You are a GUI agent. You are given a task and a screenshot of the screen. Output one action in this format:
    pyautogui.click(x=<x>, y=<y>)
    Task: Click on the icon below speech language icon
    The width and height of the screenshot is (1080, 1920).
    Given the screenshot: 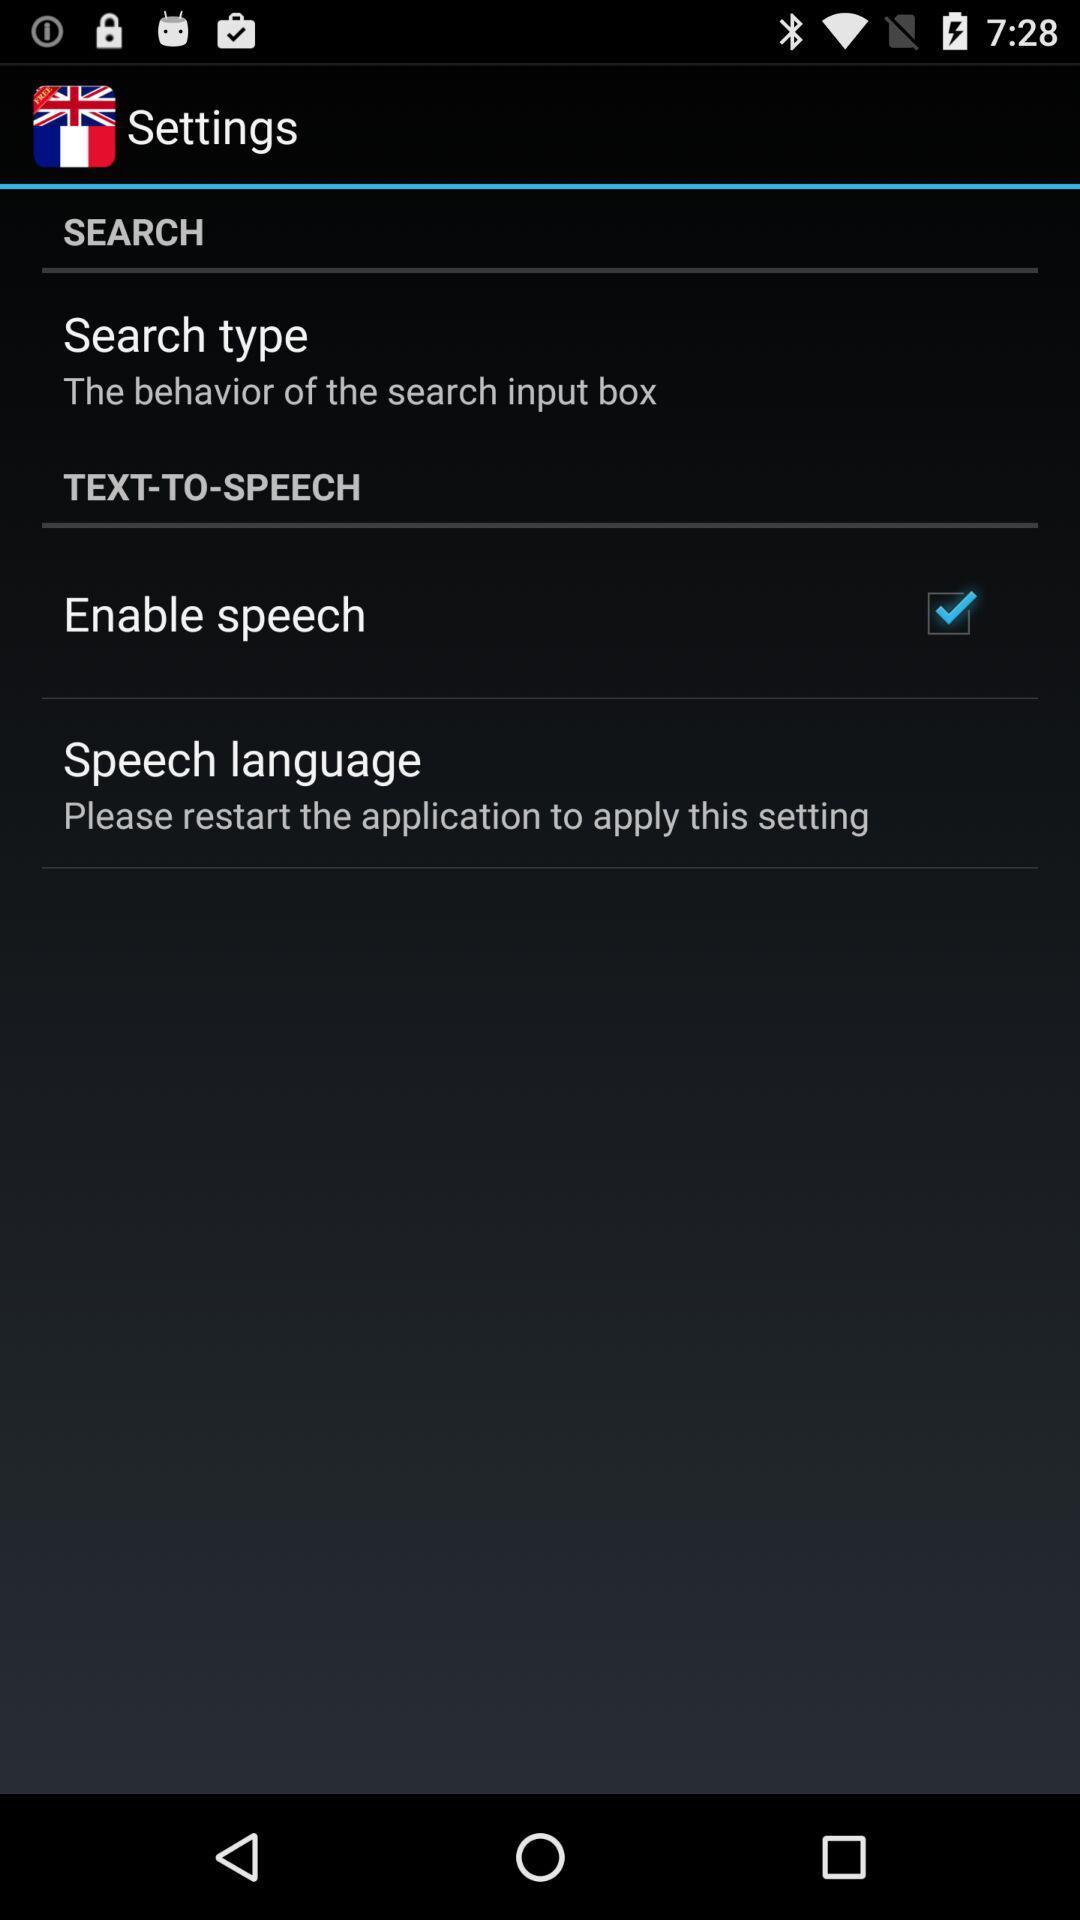 What is the action you would take?
    pyautogui.click(x=466, y=814)
    